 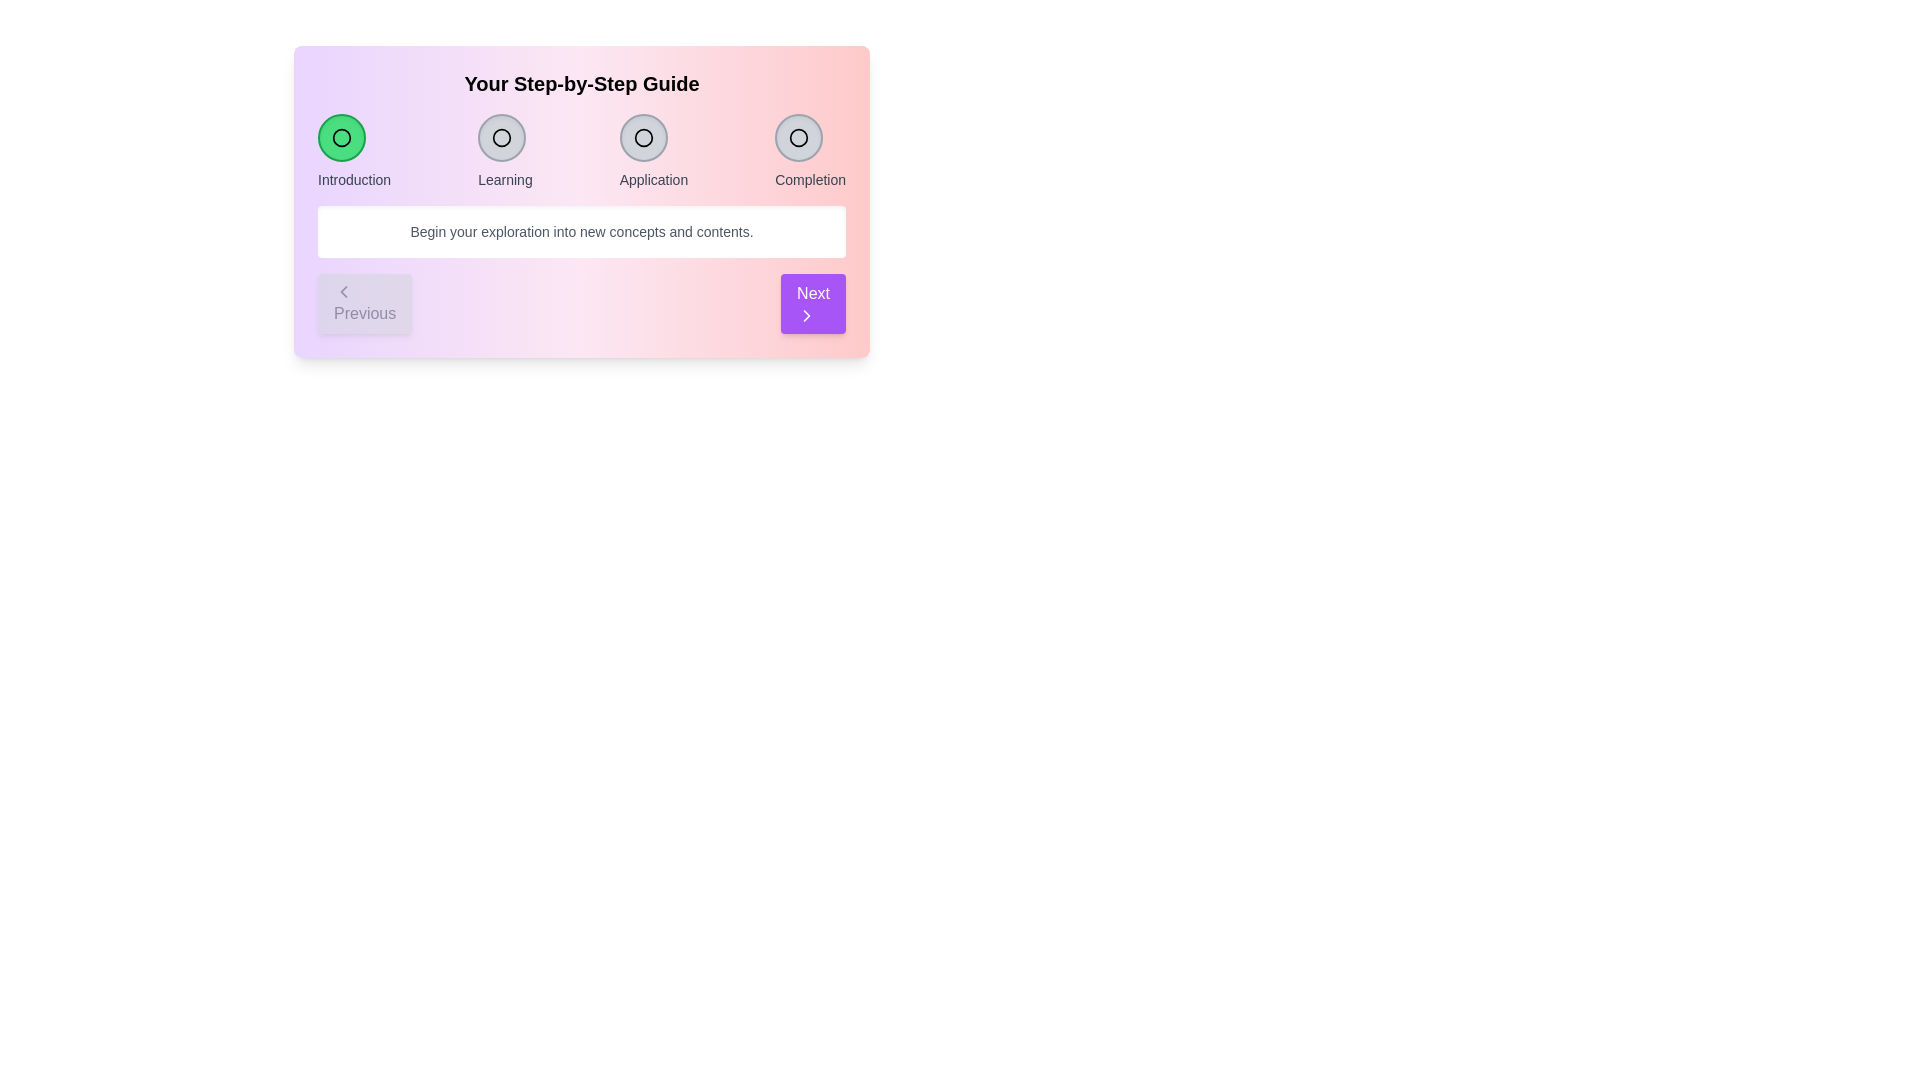 I want to click on the visual feedback on the thin outlined circular icon with class 'lucide lucide-circle', which is centered within the green button labeled 'Introduction' in the top-left of the UI, so click(x=341, y=137).